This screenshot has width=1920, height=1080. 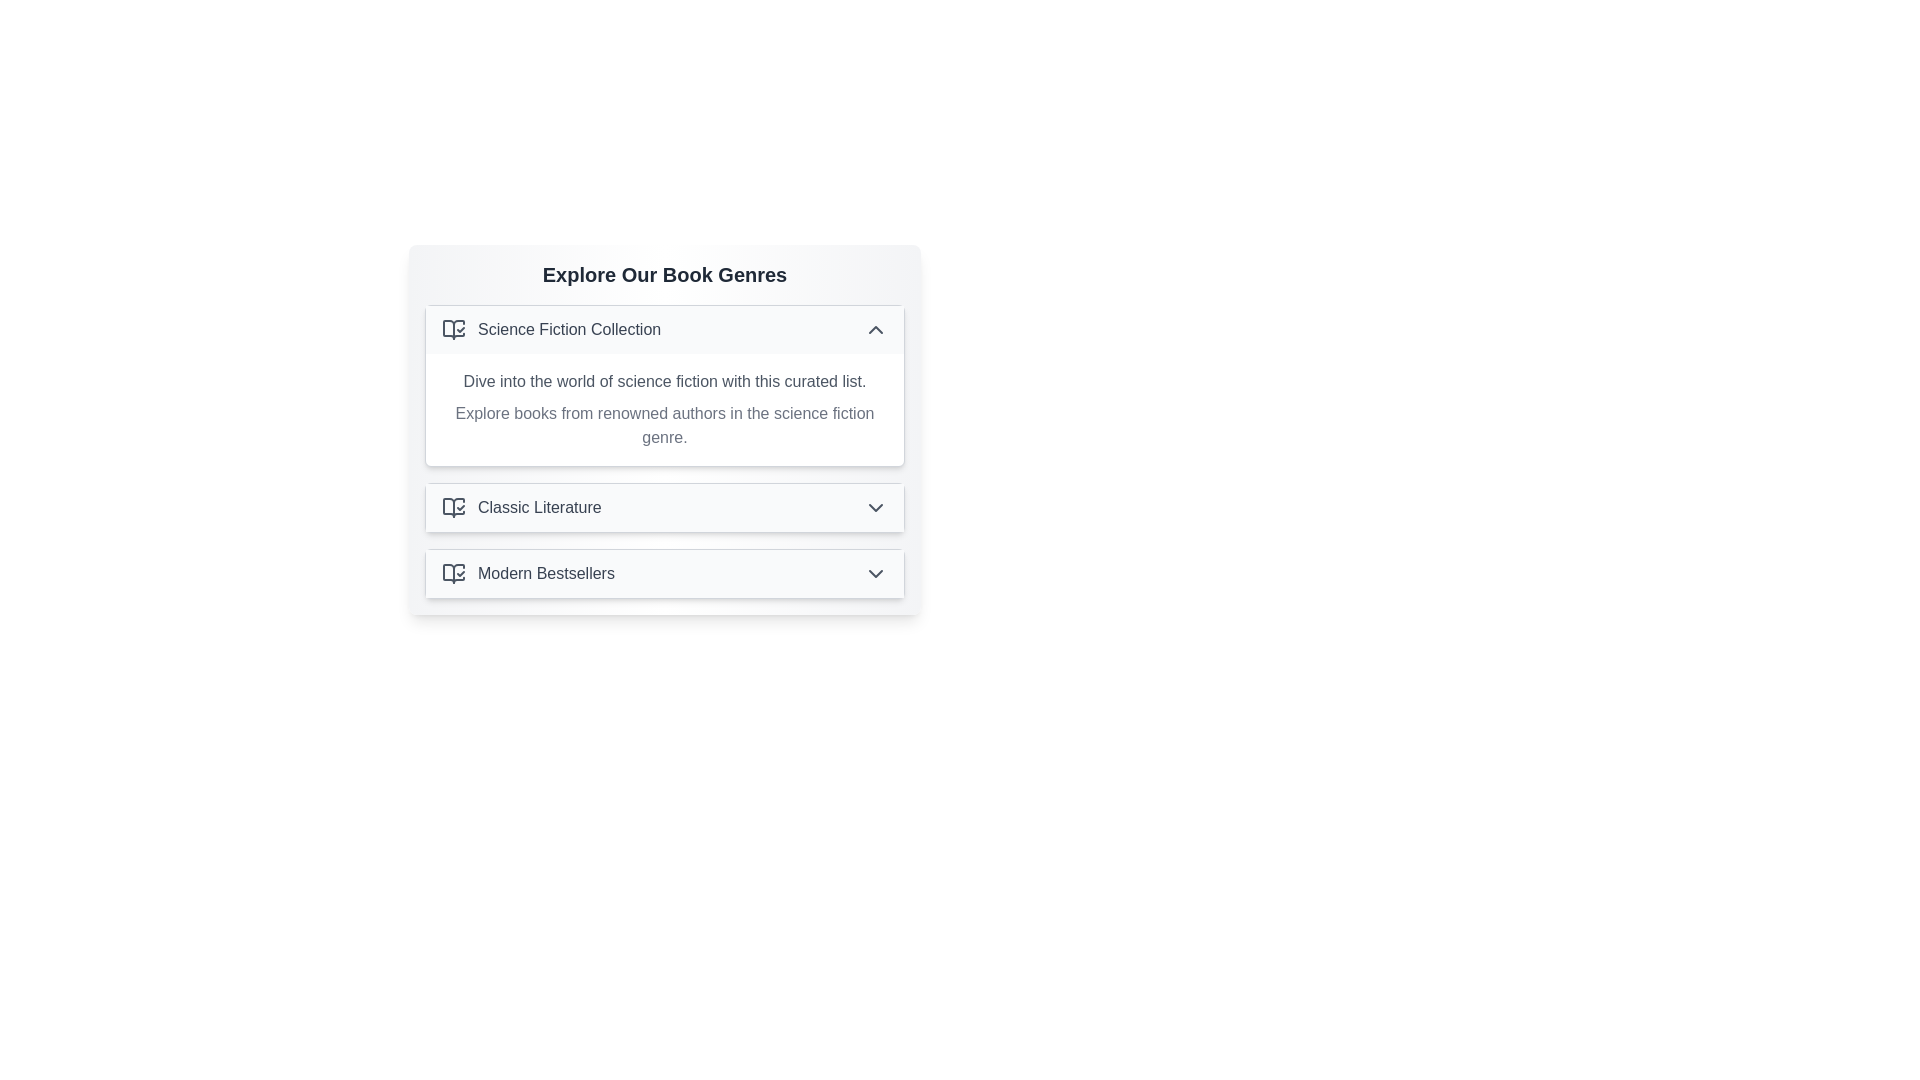 I want to click on the Dropdown toggle icon at the far right end of the 'Modern Bestsellers' section, so click(x=875, y=574).